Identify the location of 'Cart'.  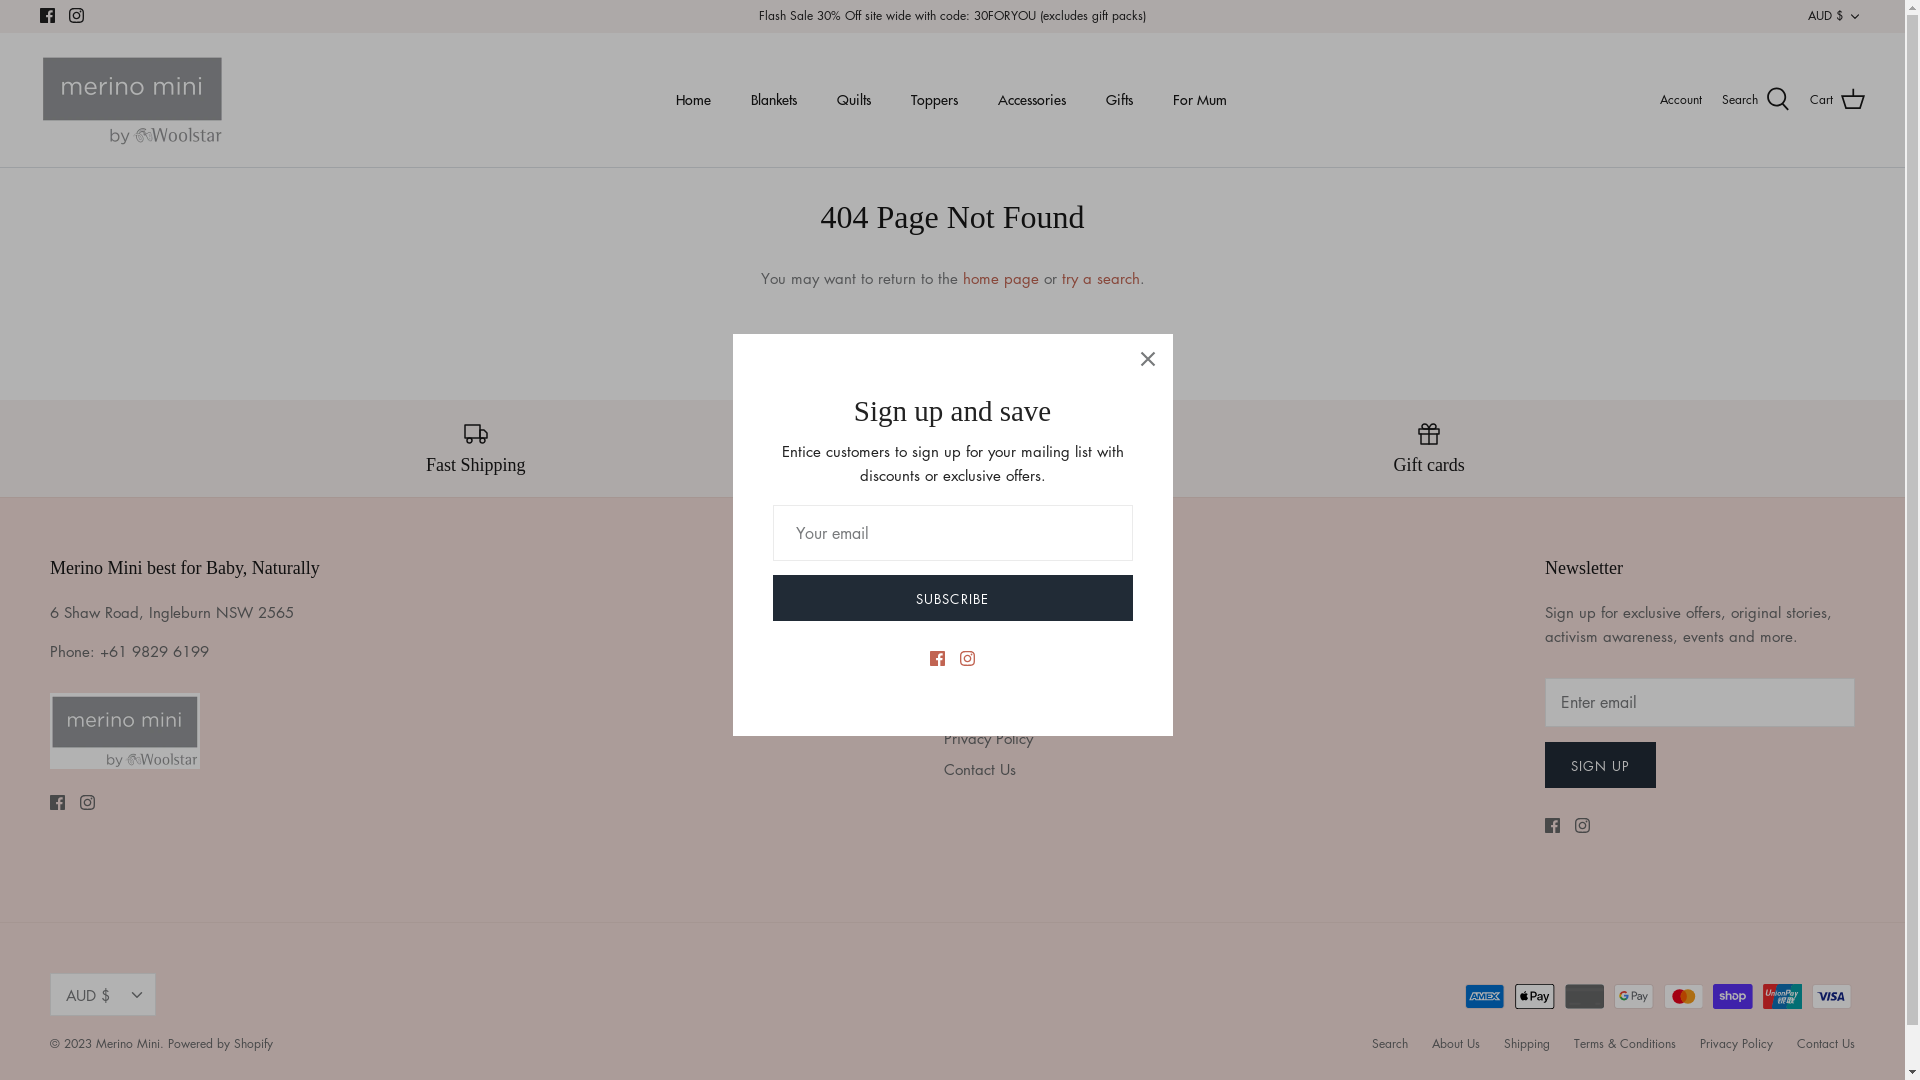
(1837, 100).